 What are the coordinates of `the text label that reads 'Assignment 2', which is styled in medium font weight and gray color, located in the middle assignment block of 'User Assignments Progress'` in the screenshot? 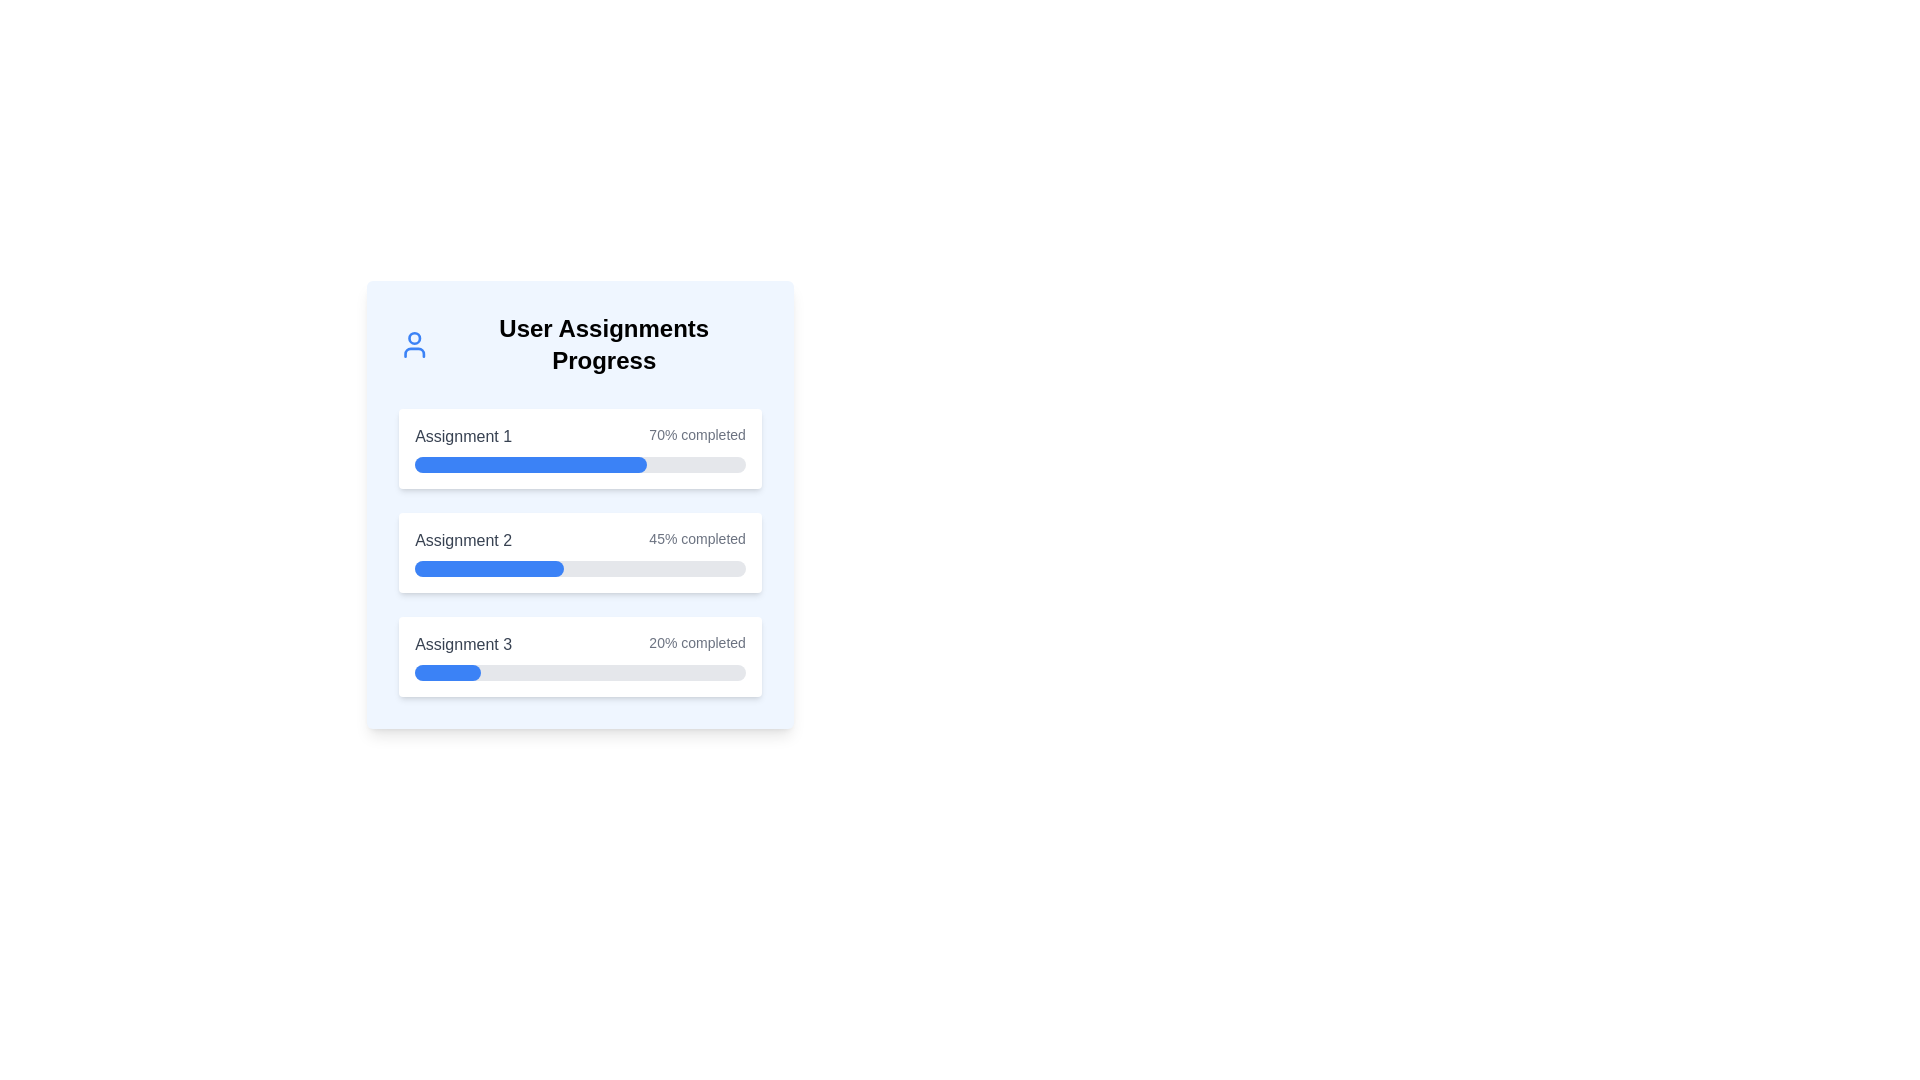 It's located at (462, 540).